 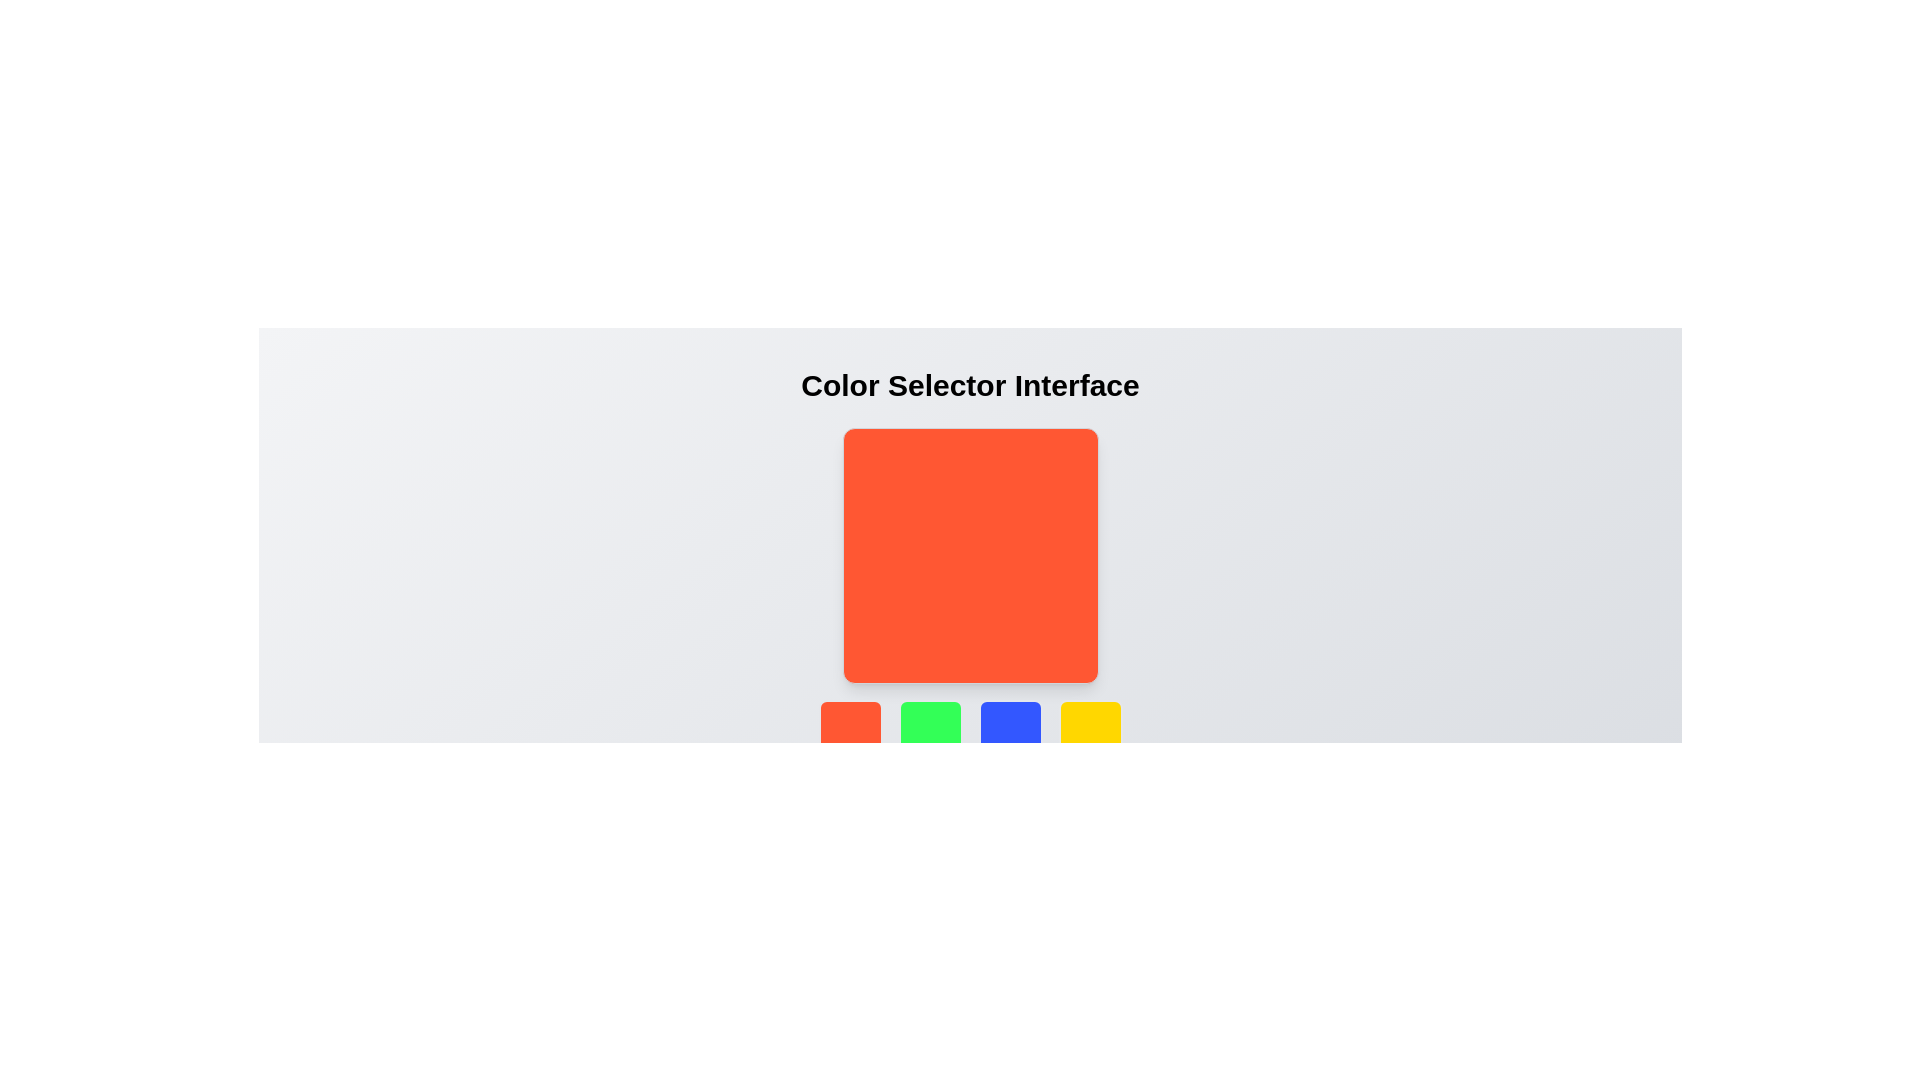 I want to click on the third button in a horizontal grid of four, styled with a bold blue background and rounded corners, located below a large orange square, so click(x=1010, y=732).